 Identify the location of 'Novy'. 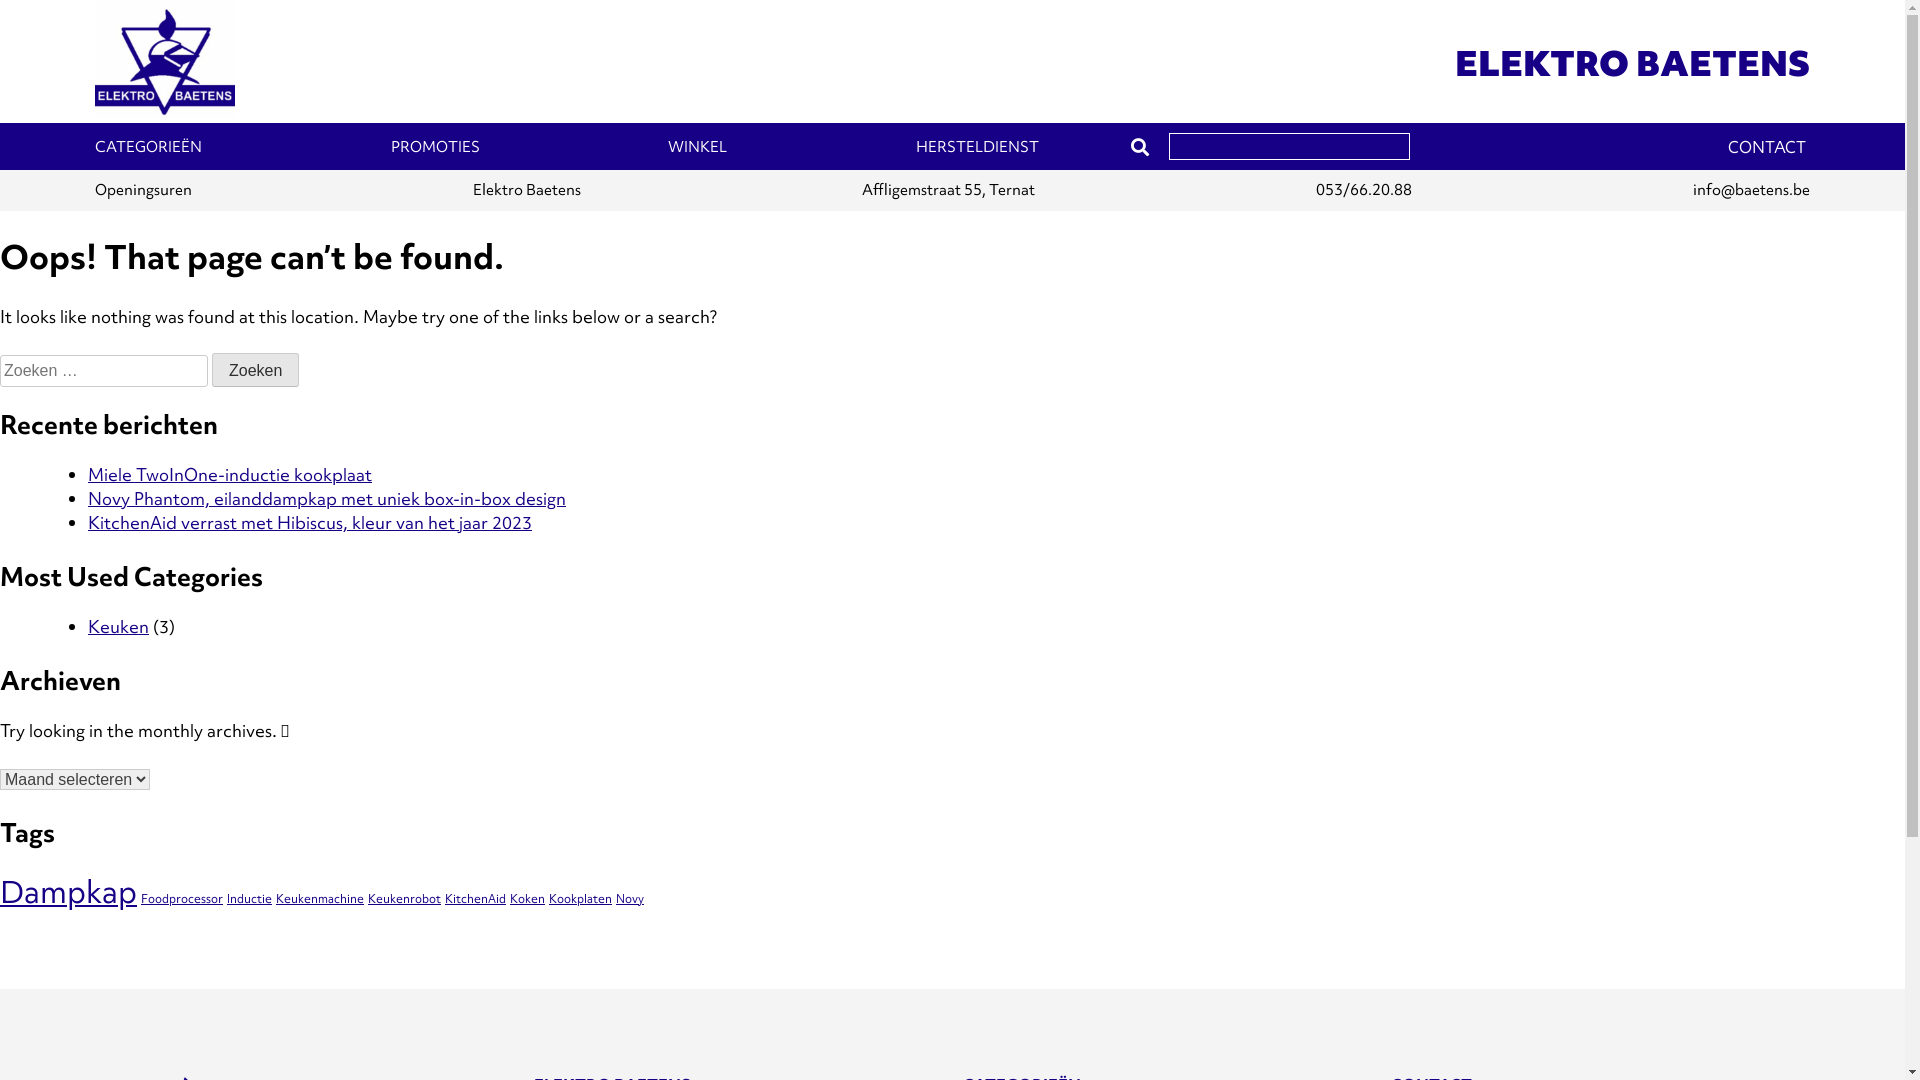
(614, 897).